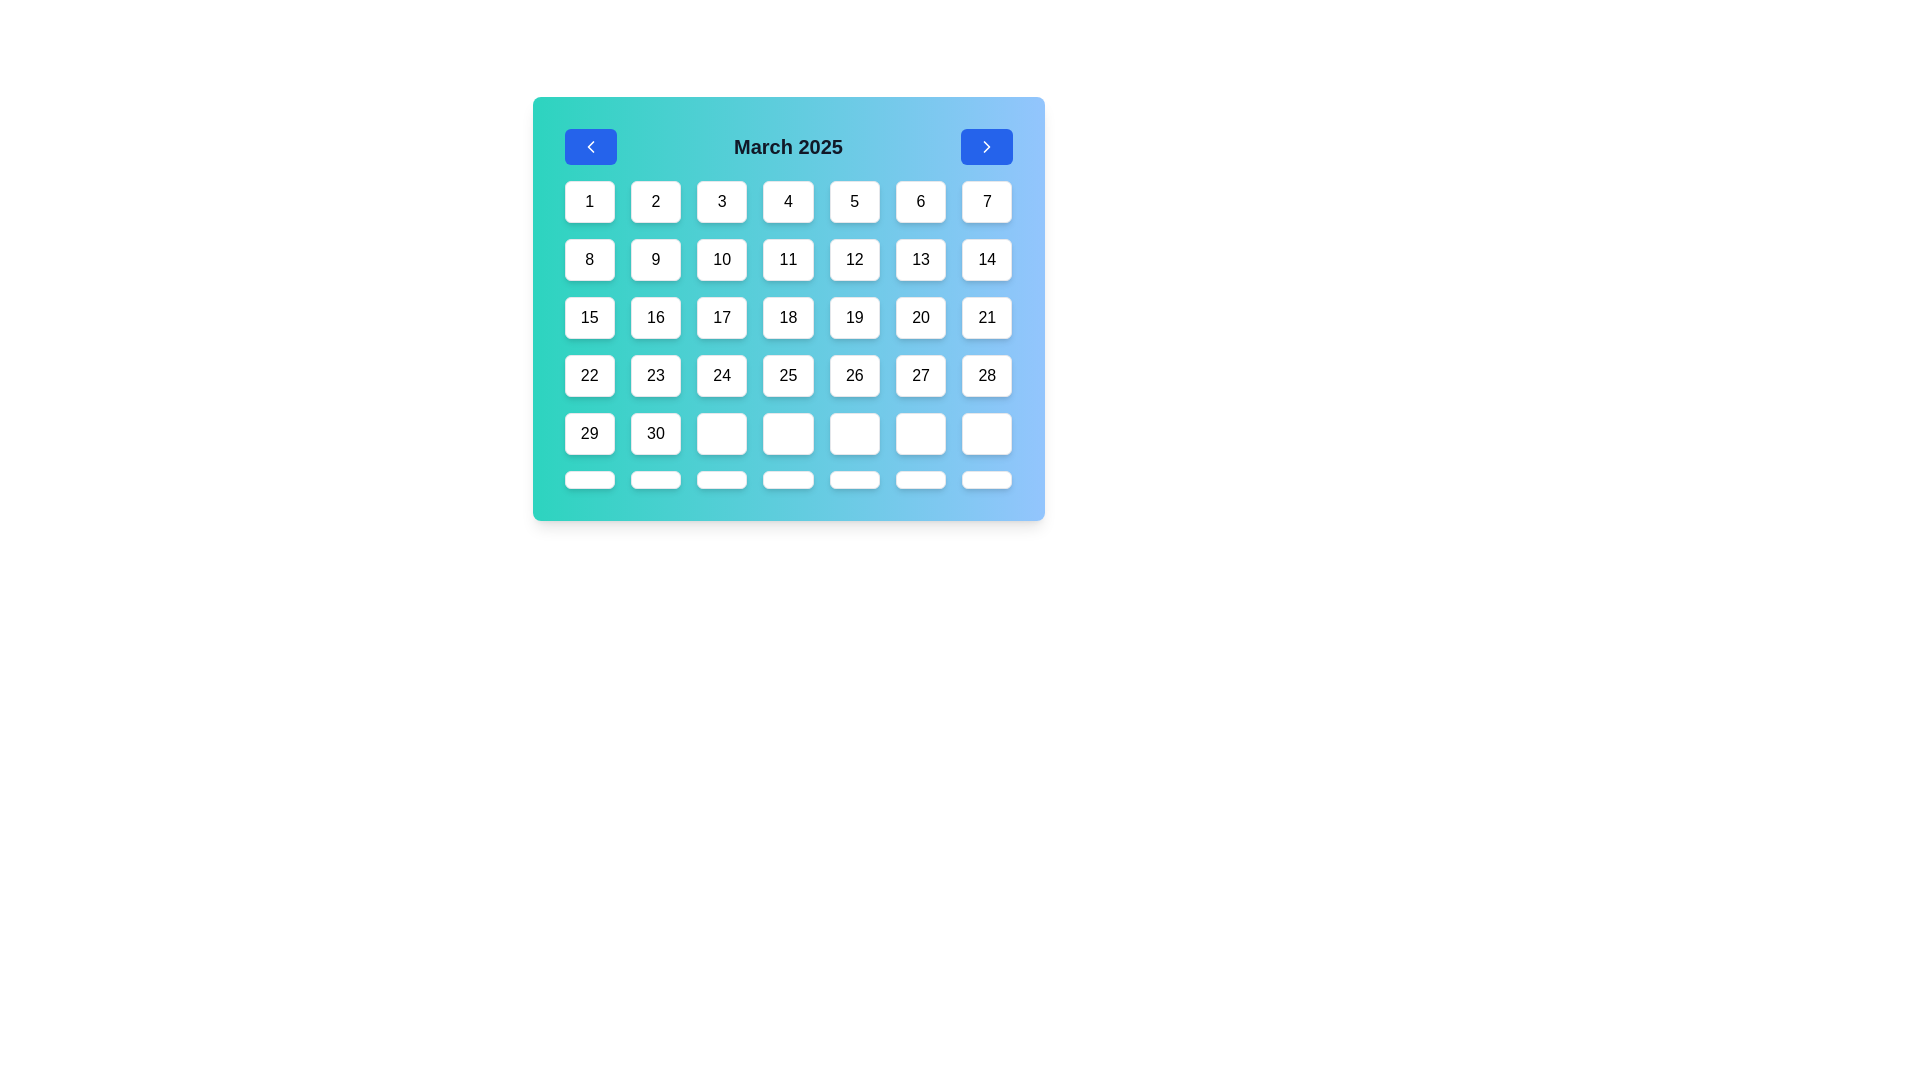 Image resolution: width=1920 pixels, height=1080 pixels. I want to click on the button representing the 10th day of March 2025 in the calendar under the 'March 2025' heading, so click(720, 258).